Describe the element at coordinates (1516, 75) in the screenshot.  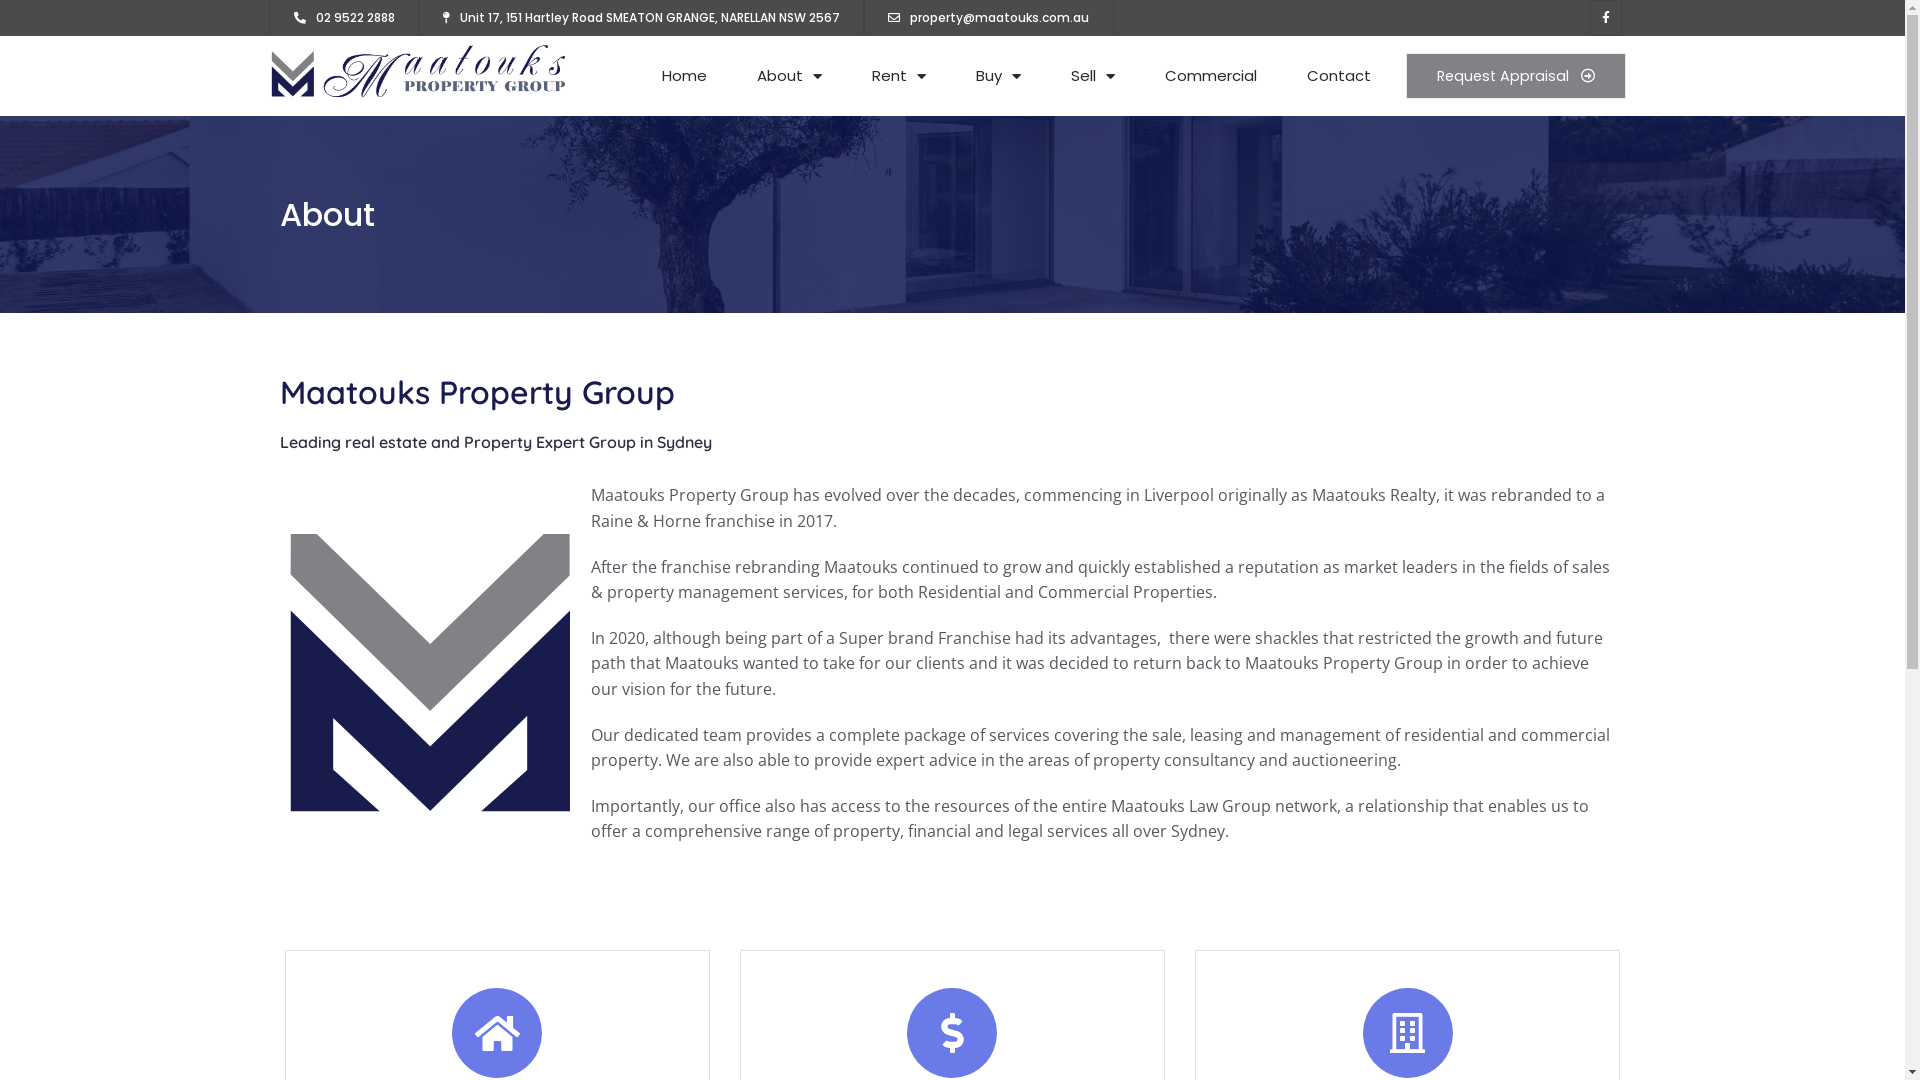
I see `'Request Appraisal'` at that location.